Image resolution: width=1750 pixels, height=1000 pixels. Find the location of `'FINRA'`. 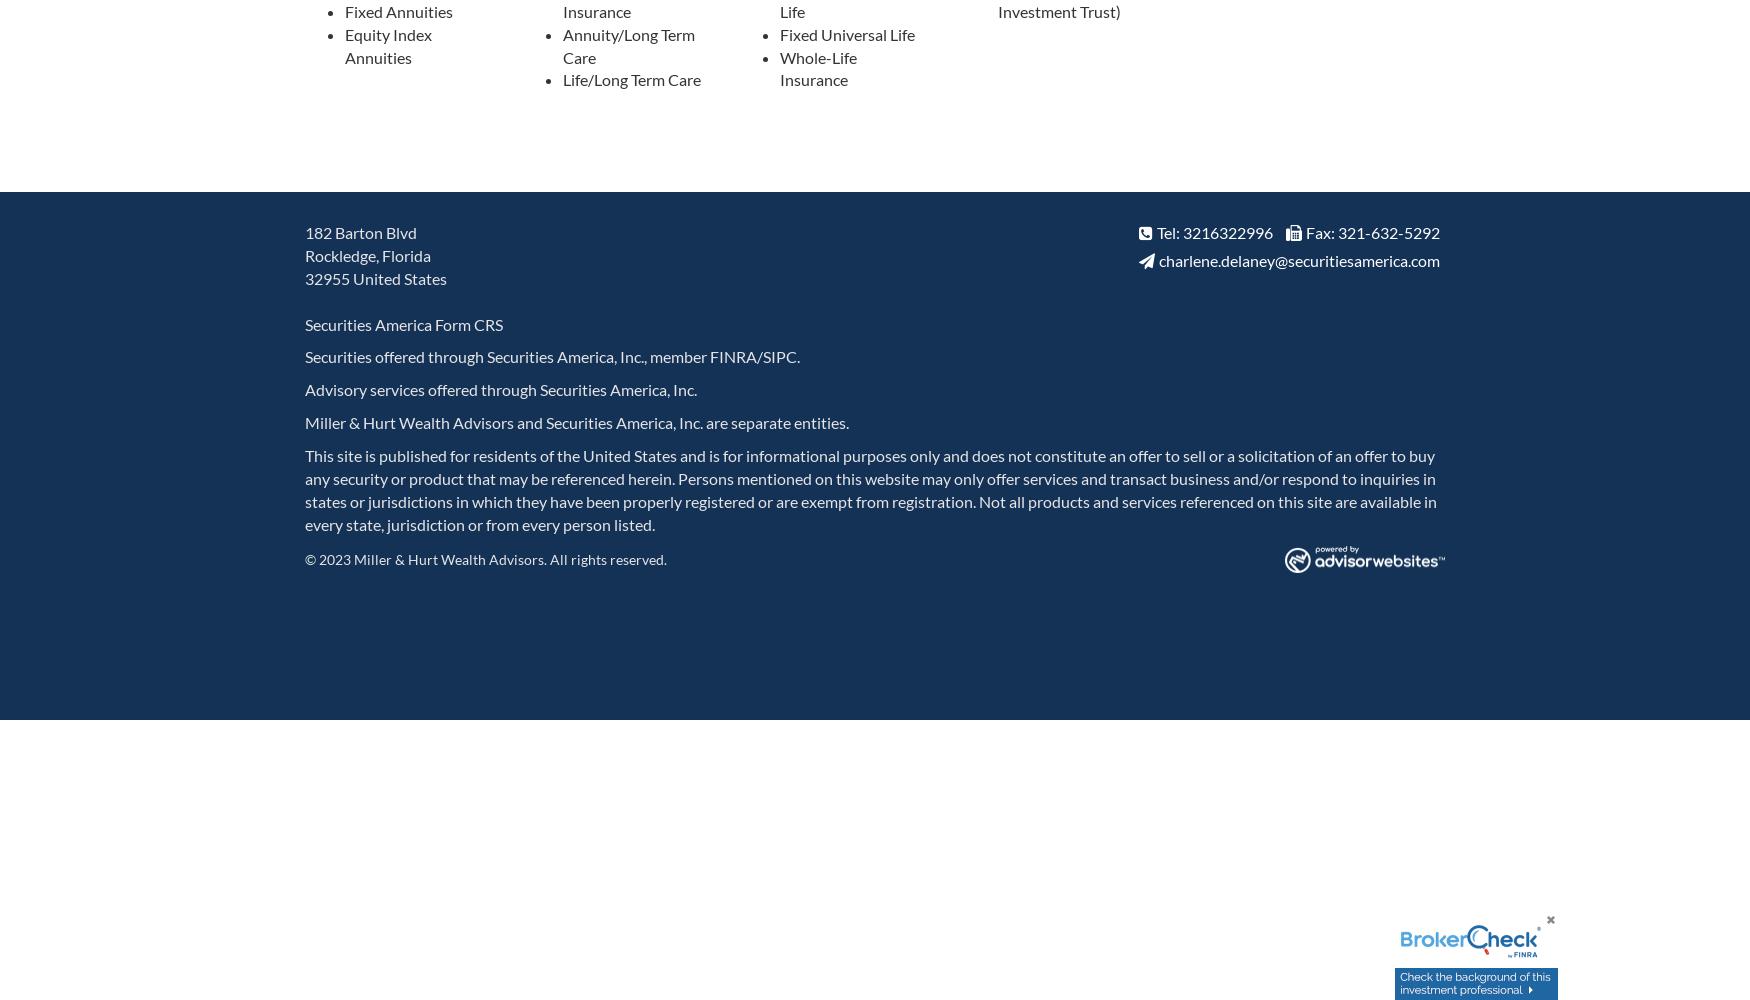

'FINRA' is located at coordinates (733, 355).